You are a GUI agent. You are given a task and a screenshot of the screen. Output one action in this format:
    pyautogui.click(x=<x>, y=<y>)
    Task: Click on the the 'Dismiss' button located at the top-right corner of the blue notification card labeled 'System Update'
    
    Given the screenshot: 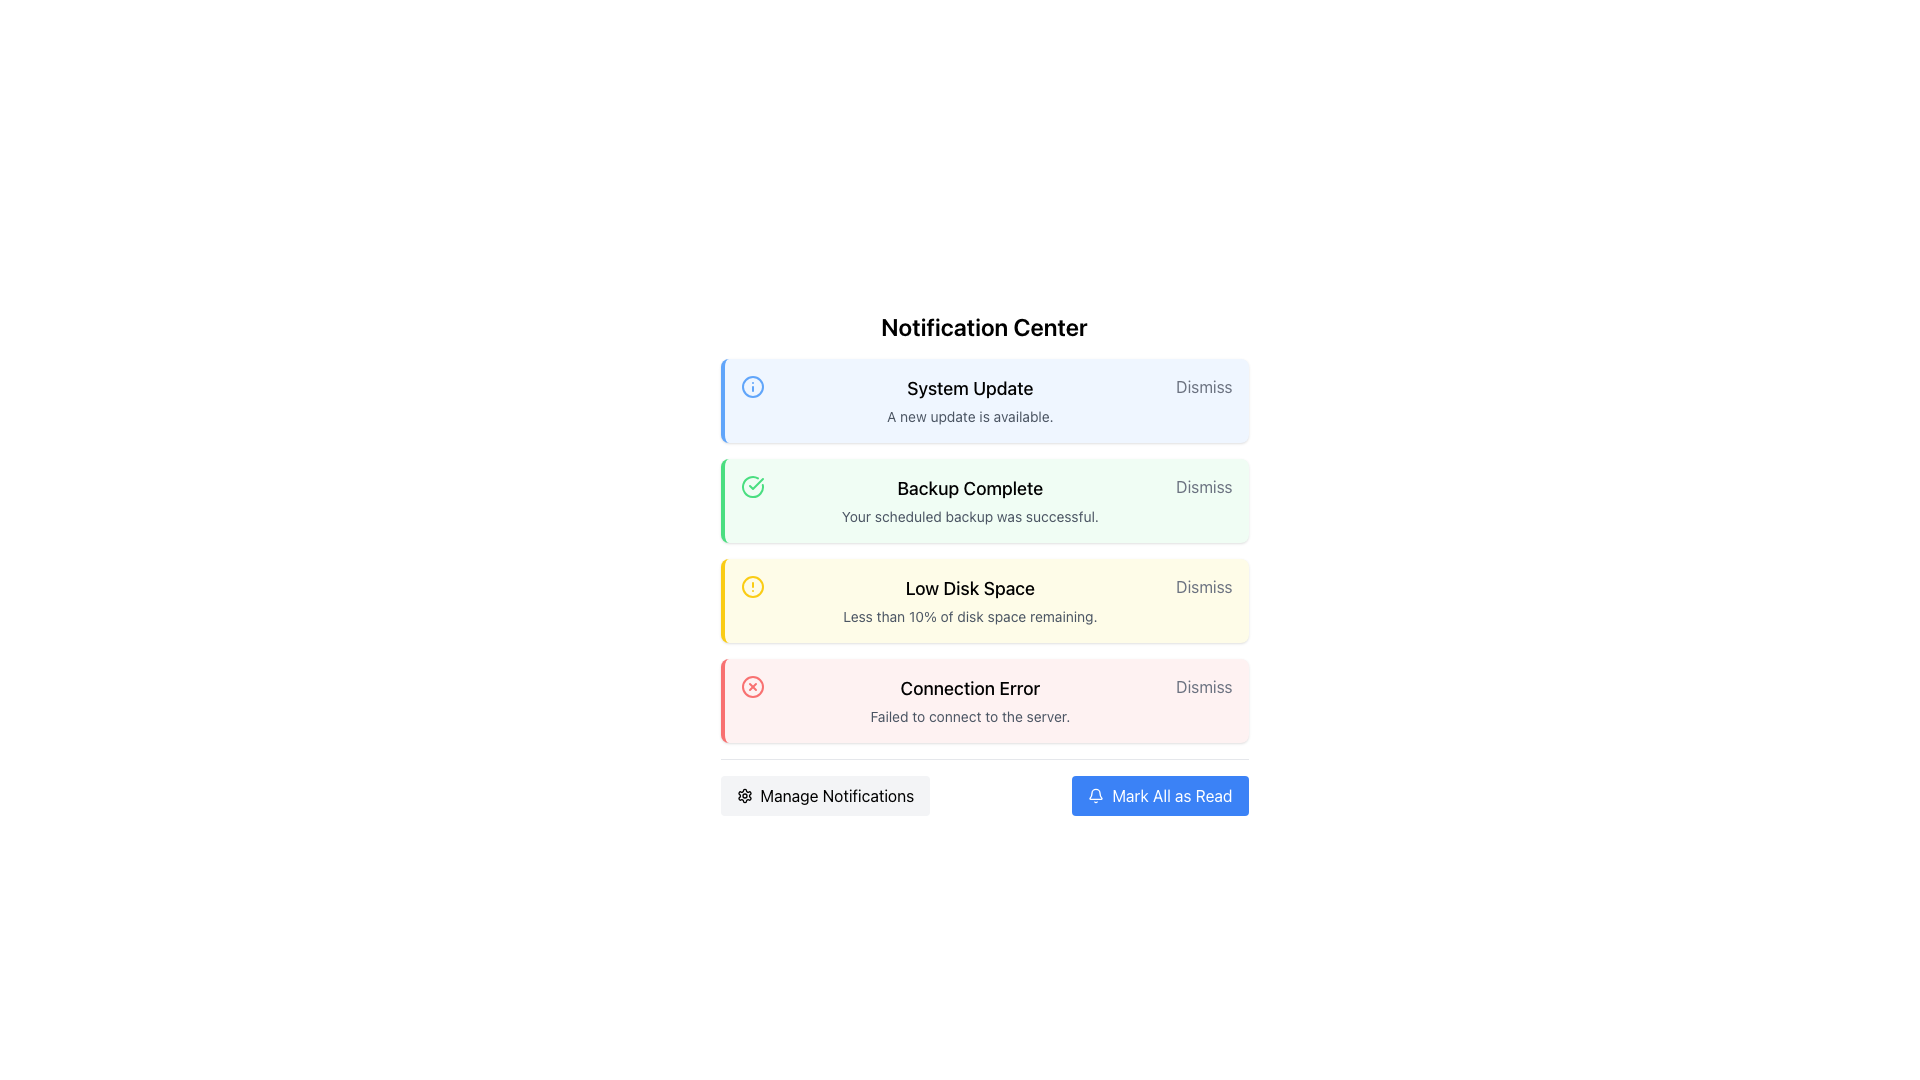 What is the action you would take?
    pyautogui.click(x=1203, y=386)
    